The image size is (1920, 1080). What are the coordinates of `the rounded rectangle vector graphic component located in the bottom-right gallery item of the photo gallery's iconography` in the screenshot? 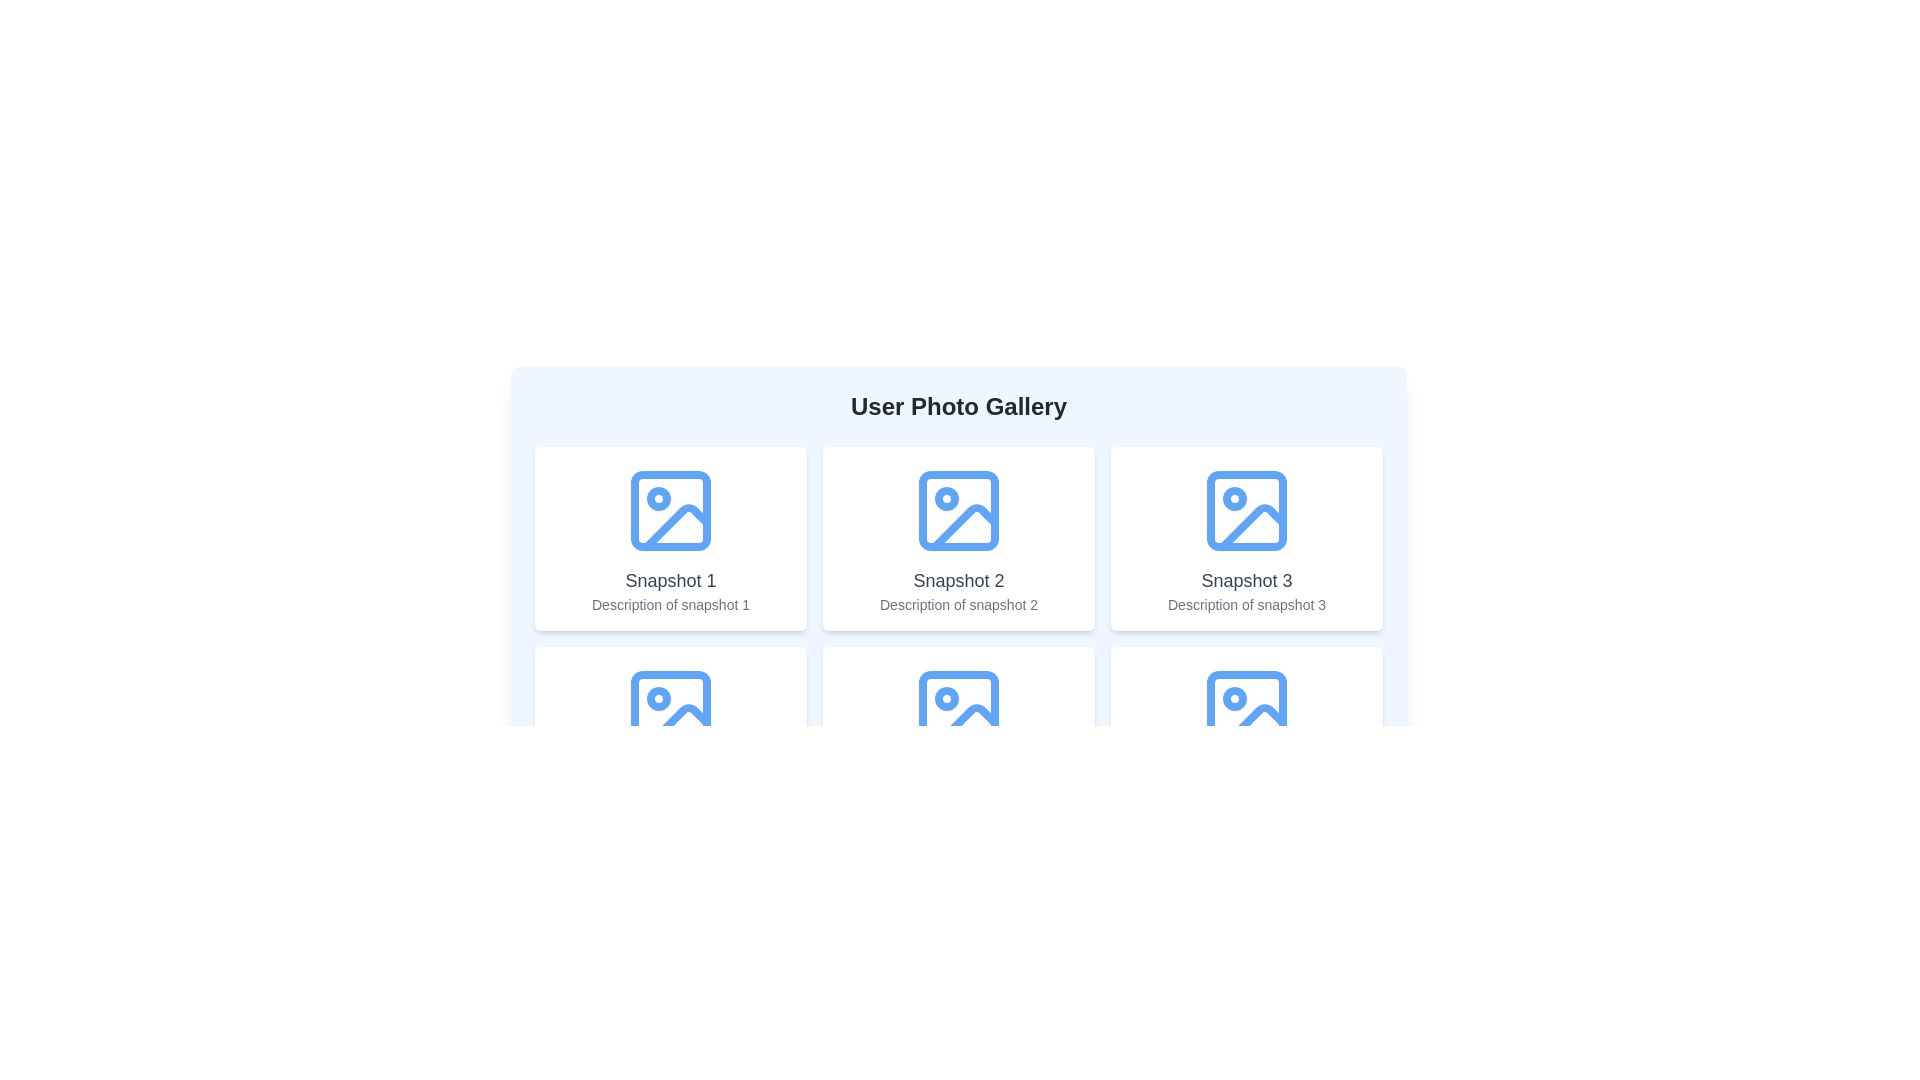 It's located at (1246, 709).